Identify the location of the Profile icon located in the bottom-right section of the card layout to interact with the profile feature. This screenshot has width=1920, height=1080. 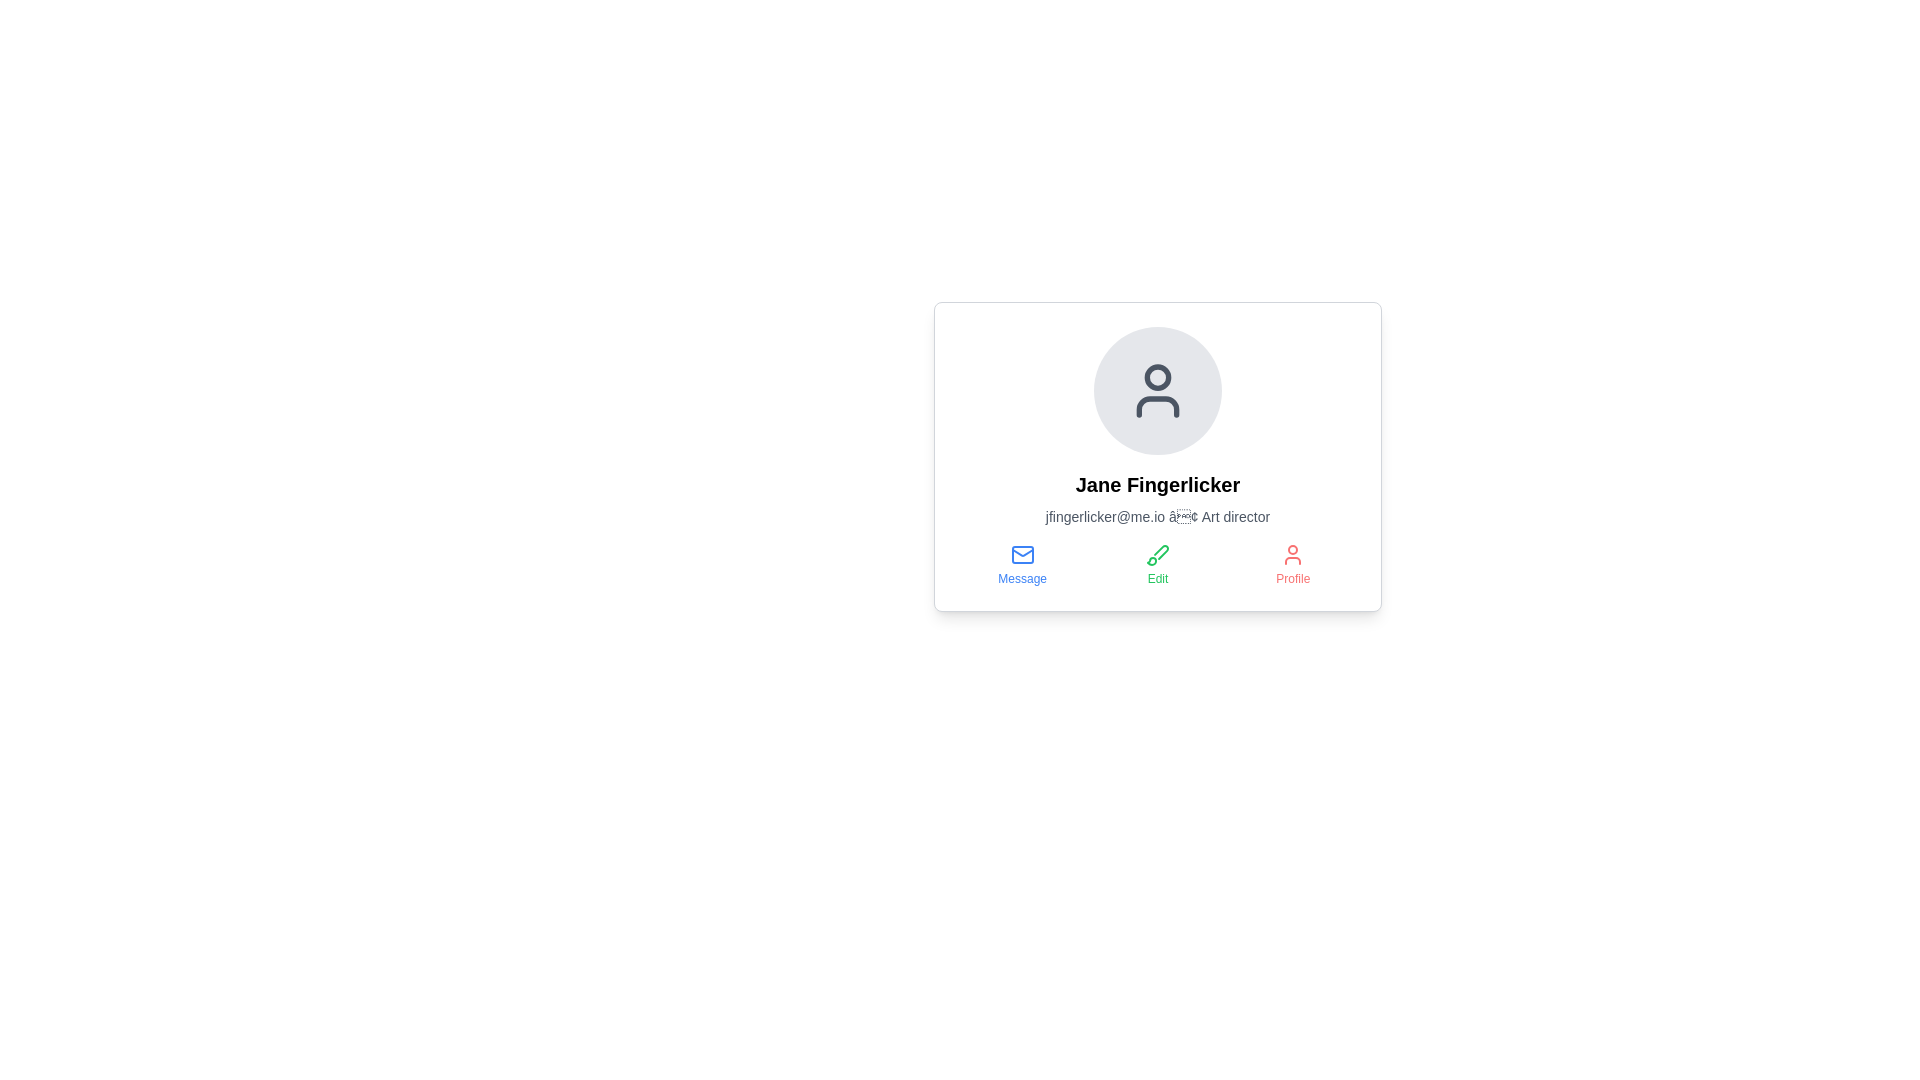
(1292, 555).